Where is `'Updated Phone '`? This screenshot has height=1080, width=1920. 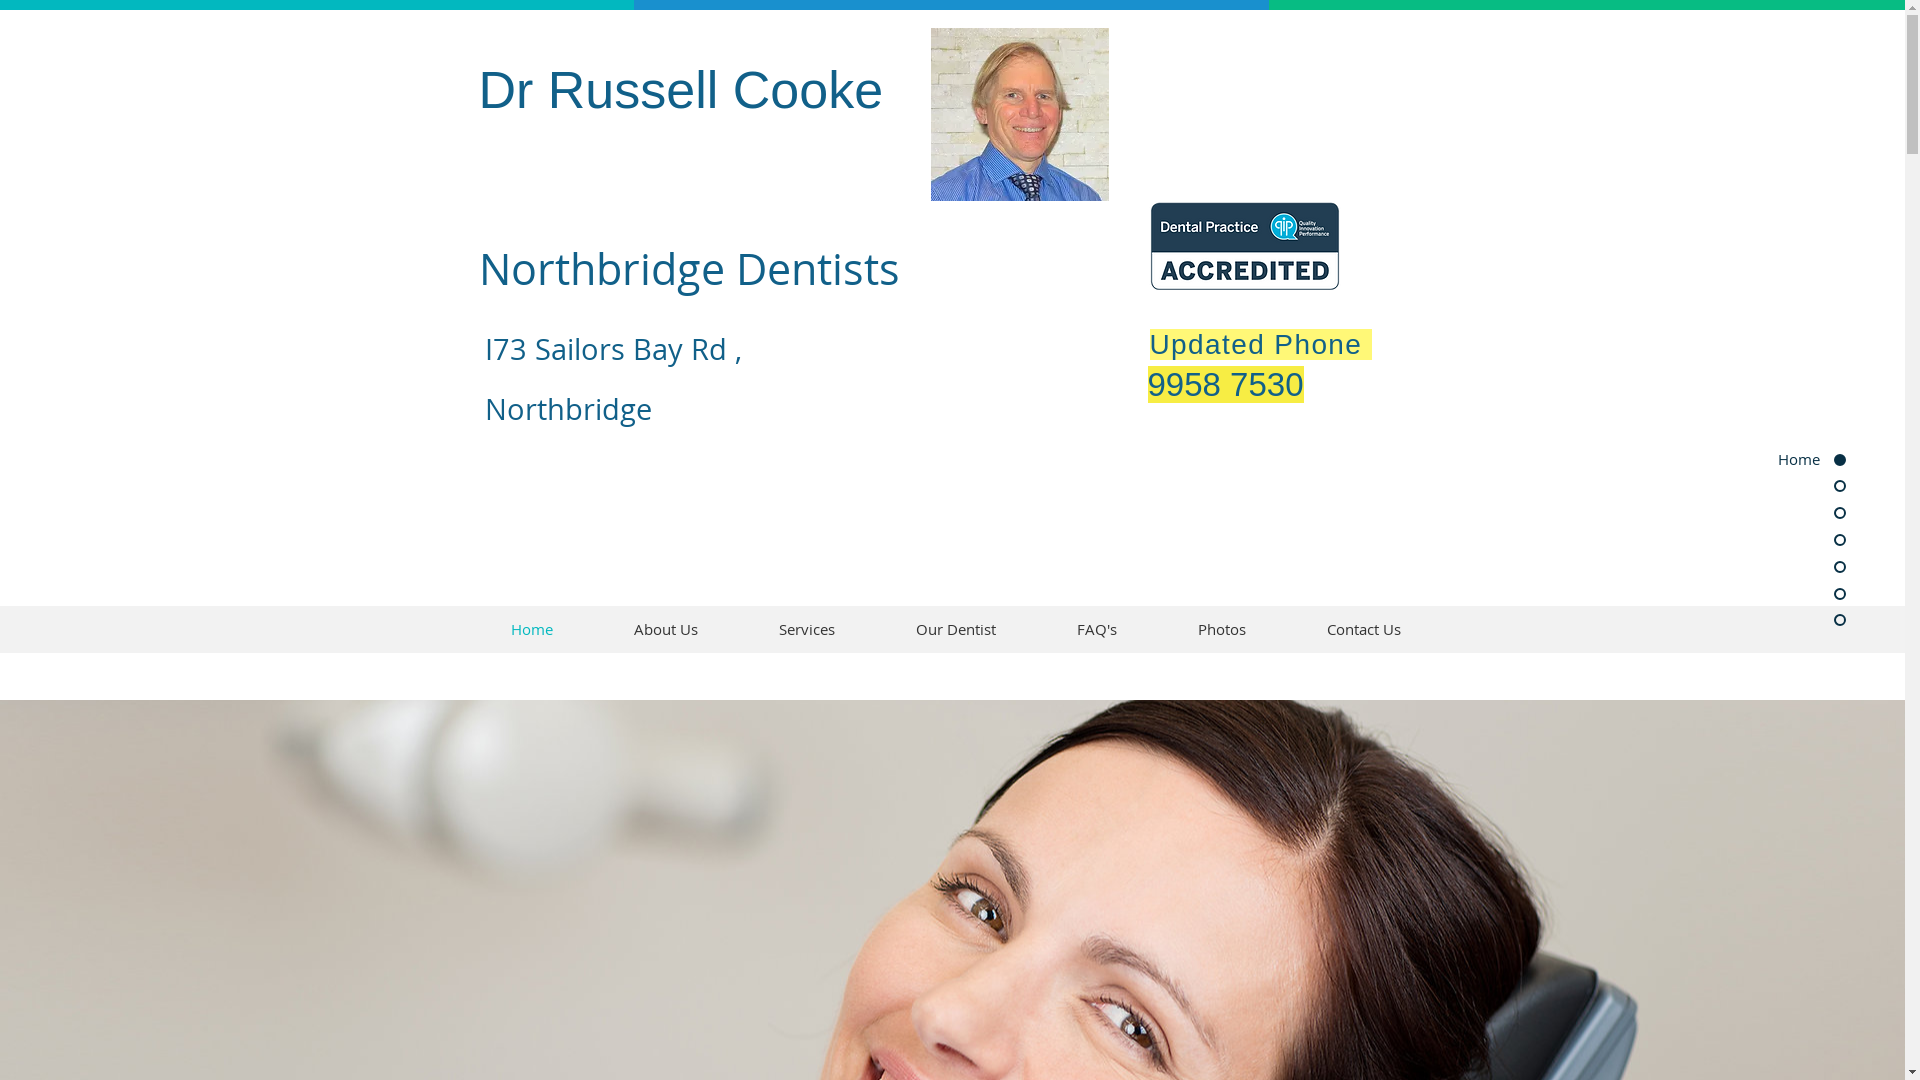
'Updated Phone ' is located at coordinates (1150, 343).